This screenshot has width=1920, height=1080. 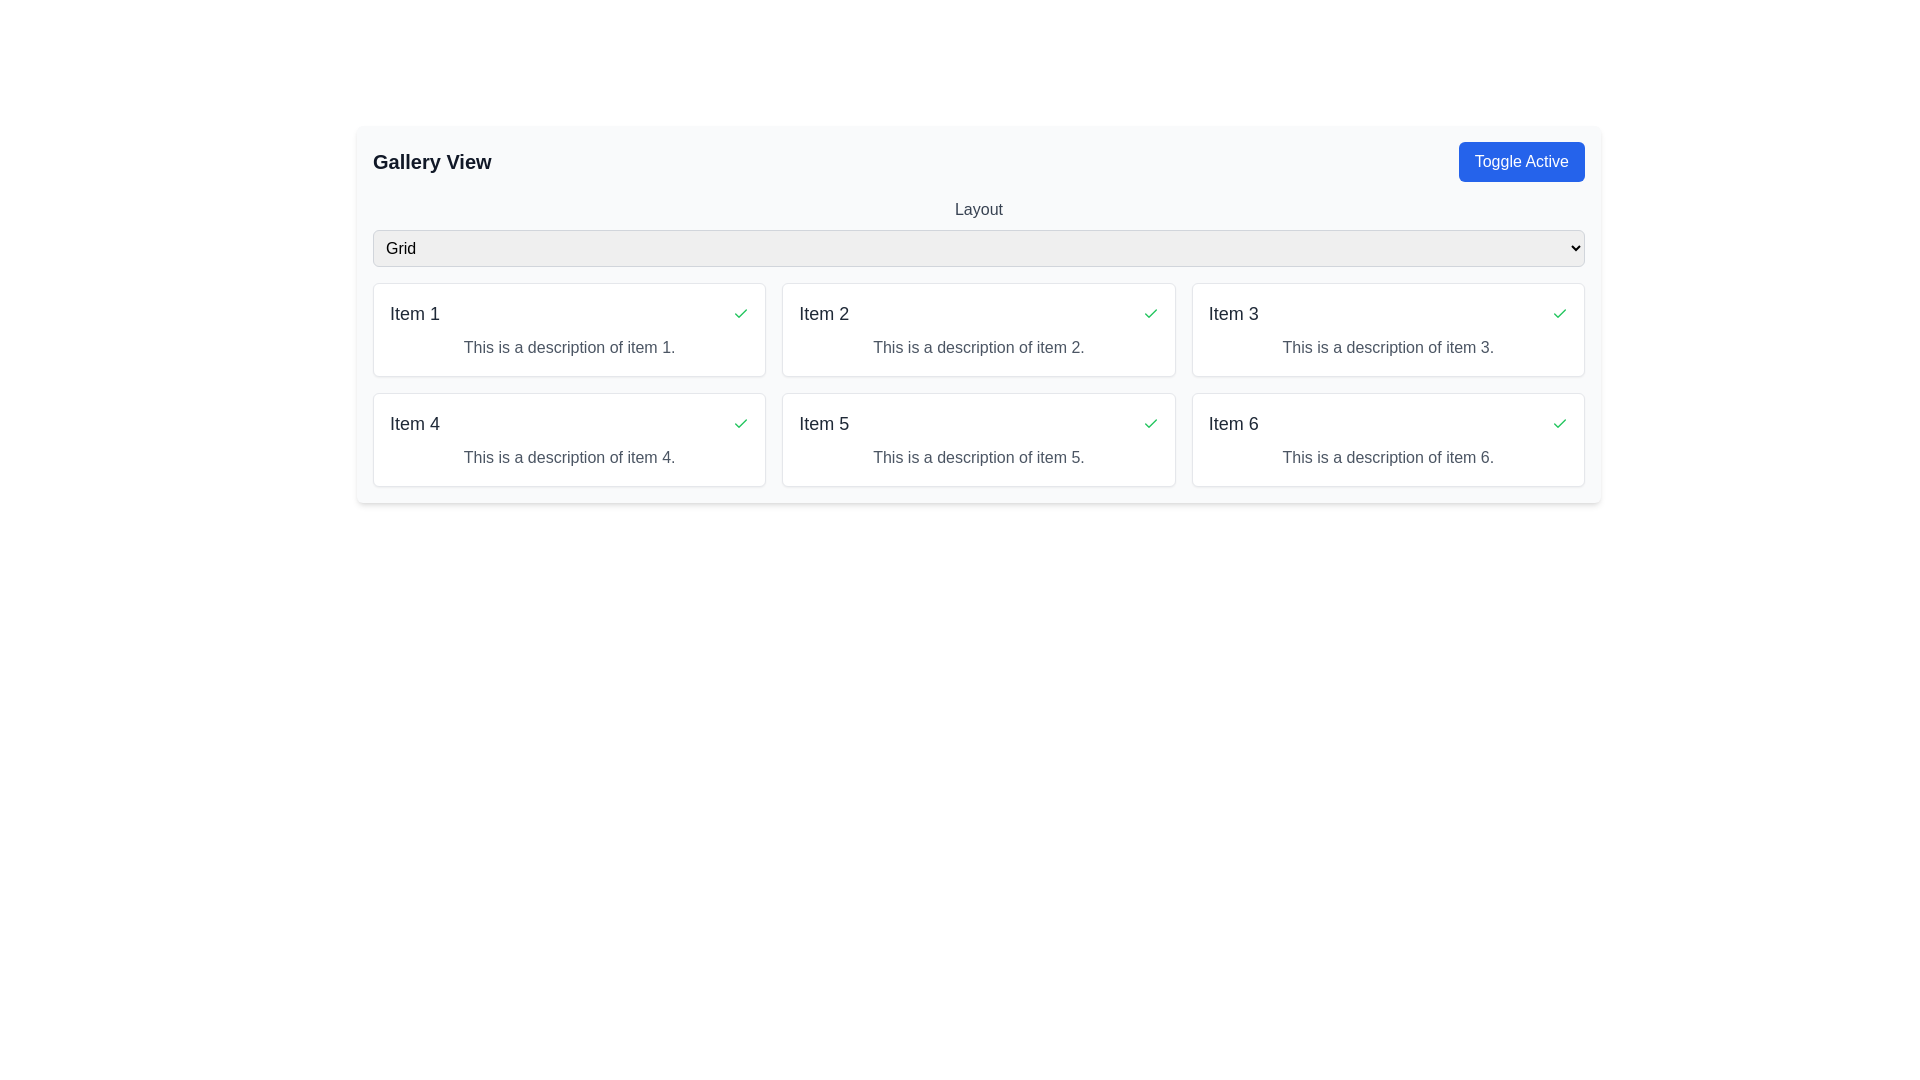 I want to click on the text label that reads 'Item 1' in a bold, medium-large font, located at the top-left corner of the first card in the grid layout, so click(x=414, y=313).